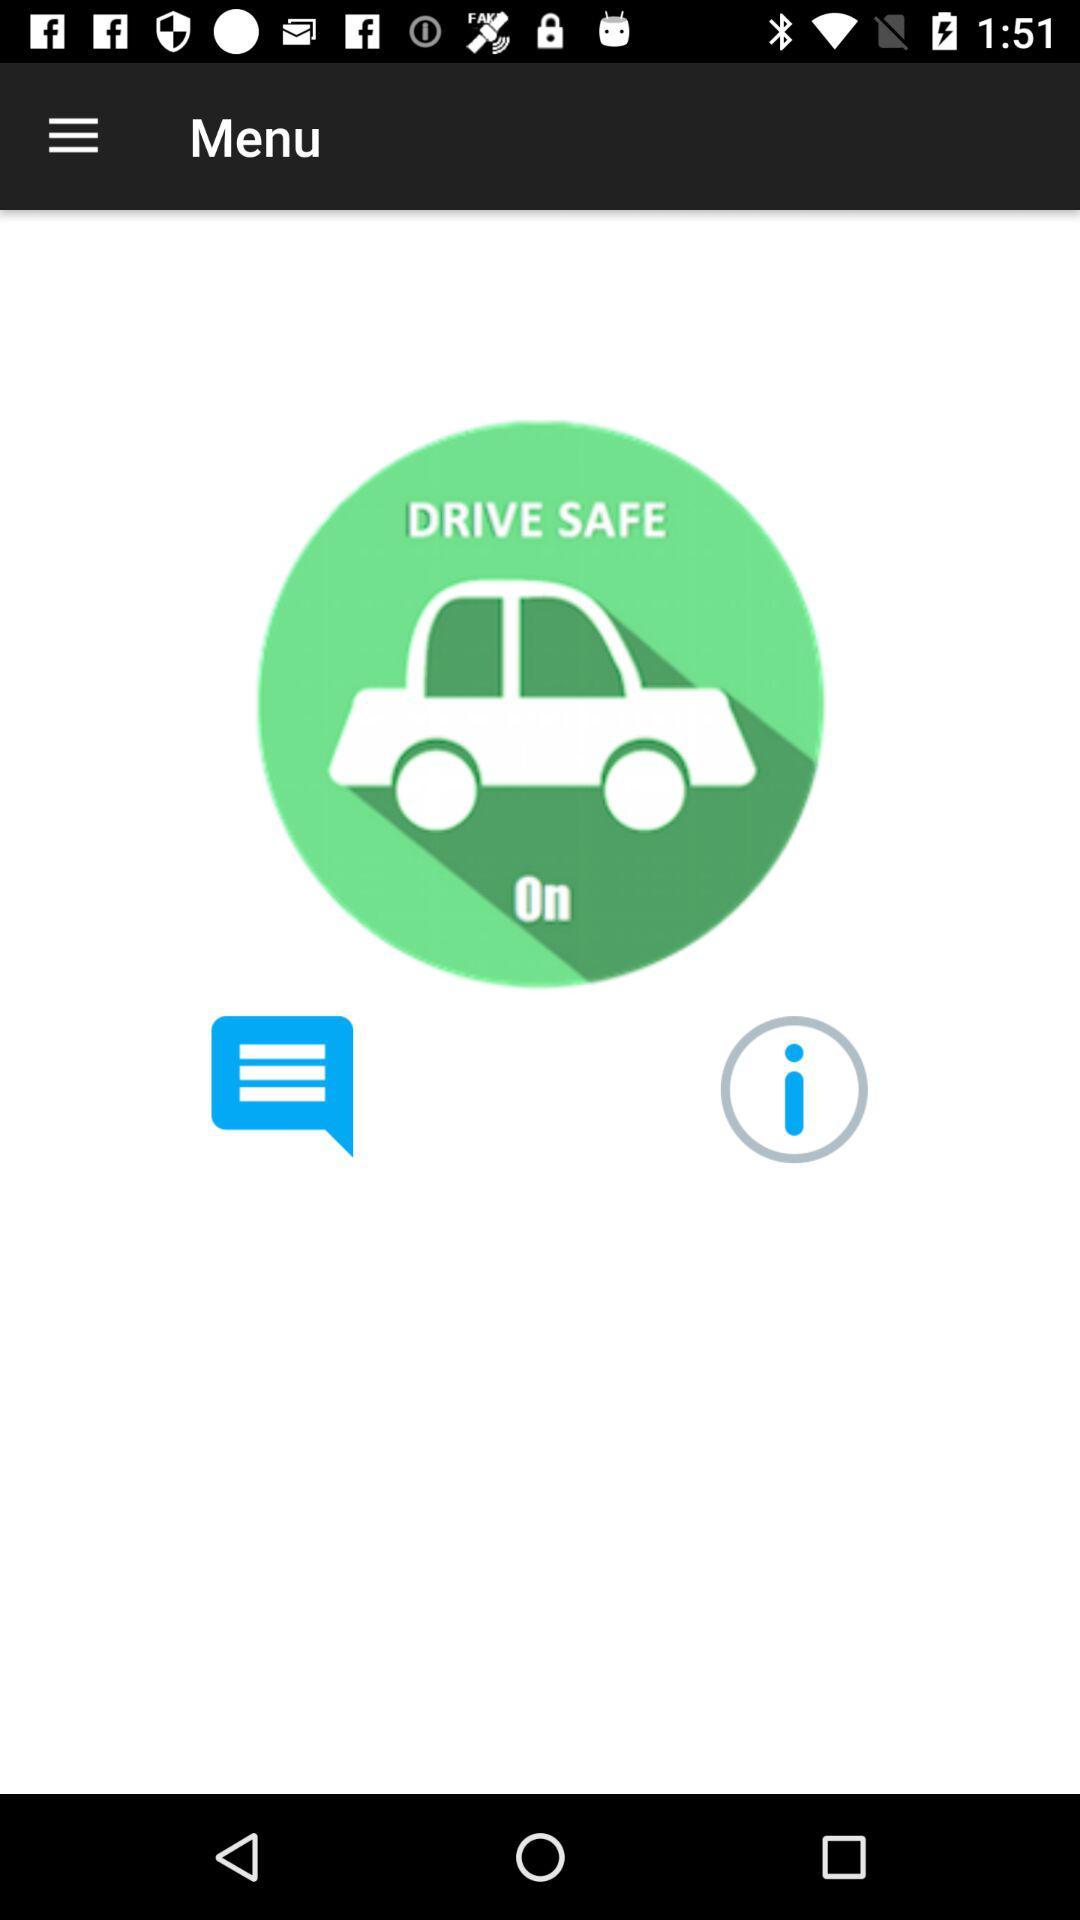  What do you see at coordinates (538, 703) in the screenshot?
I see `turn drive safe off` at bounding box center [538, 703].